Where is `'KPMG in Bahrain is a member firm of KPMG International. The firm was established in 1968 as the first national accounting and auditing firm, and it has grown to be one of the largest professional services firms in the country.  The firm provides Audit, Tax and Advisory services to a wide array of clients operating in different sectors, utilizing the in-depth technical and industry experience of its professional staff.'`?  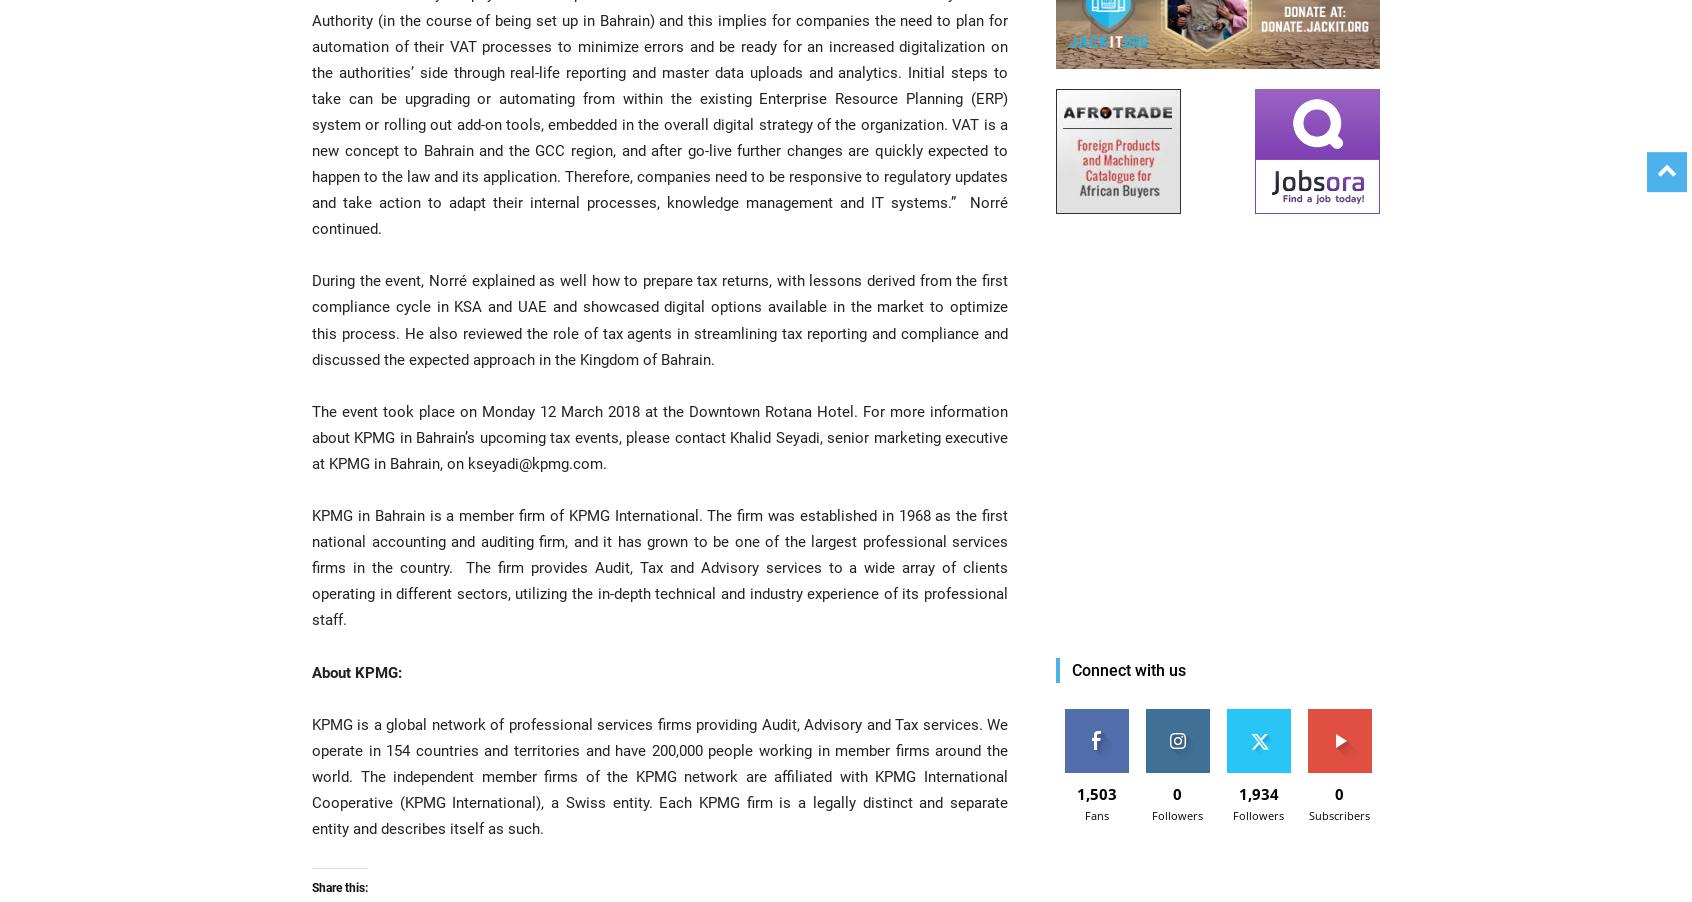
'KPMG in Bahrain is a member firm of KPMG International. The firm was established in 1968 as the first national accounting and auditing firm, and it has grown to be one of the largest professional services firms in the country.  The firm provides Audit, Tax and Advisory services to a wide array of clients operating in different sectors, utilizing the in-depth technical and industry experience of its professional staff.' is located at coordinates (660, 567).